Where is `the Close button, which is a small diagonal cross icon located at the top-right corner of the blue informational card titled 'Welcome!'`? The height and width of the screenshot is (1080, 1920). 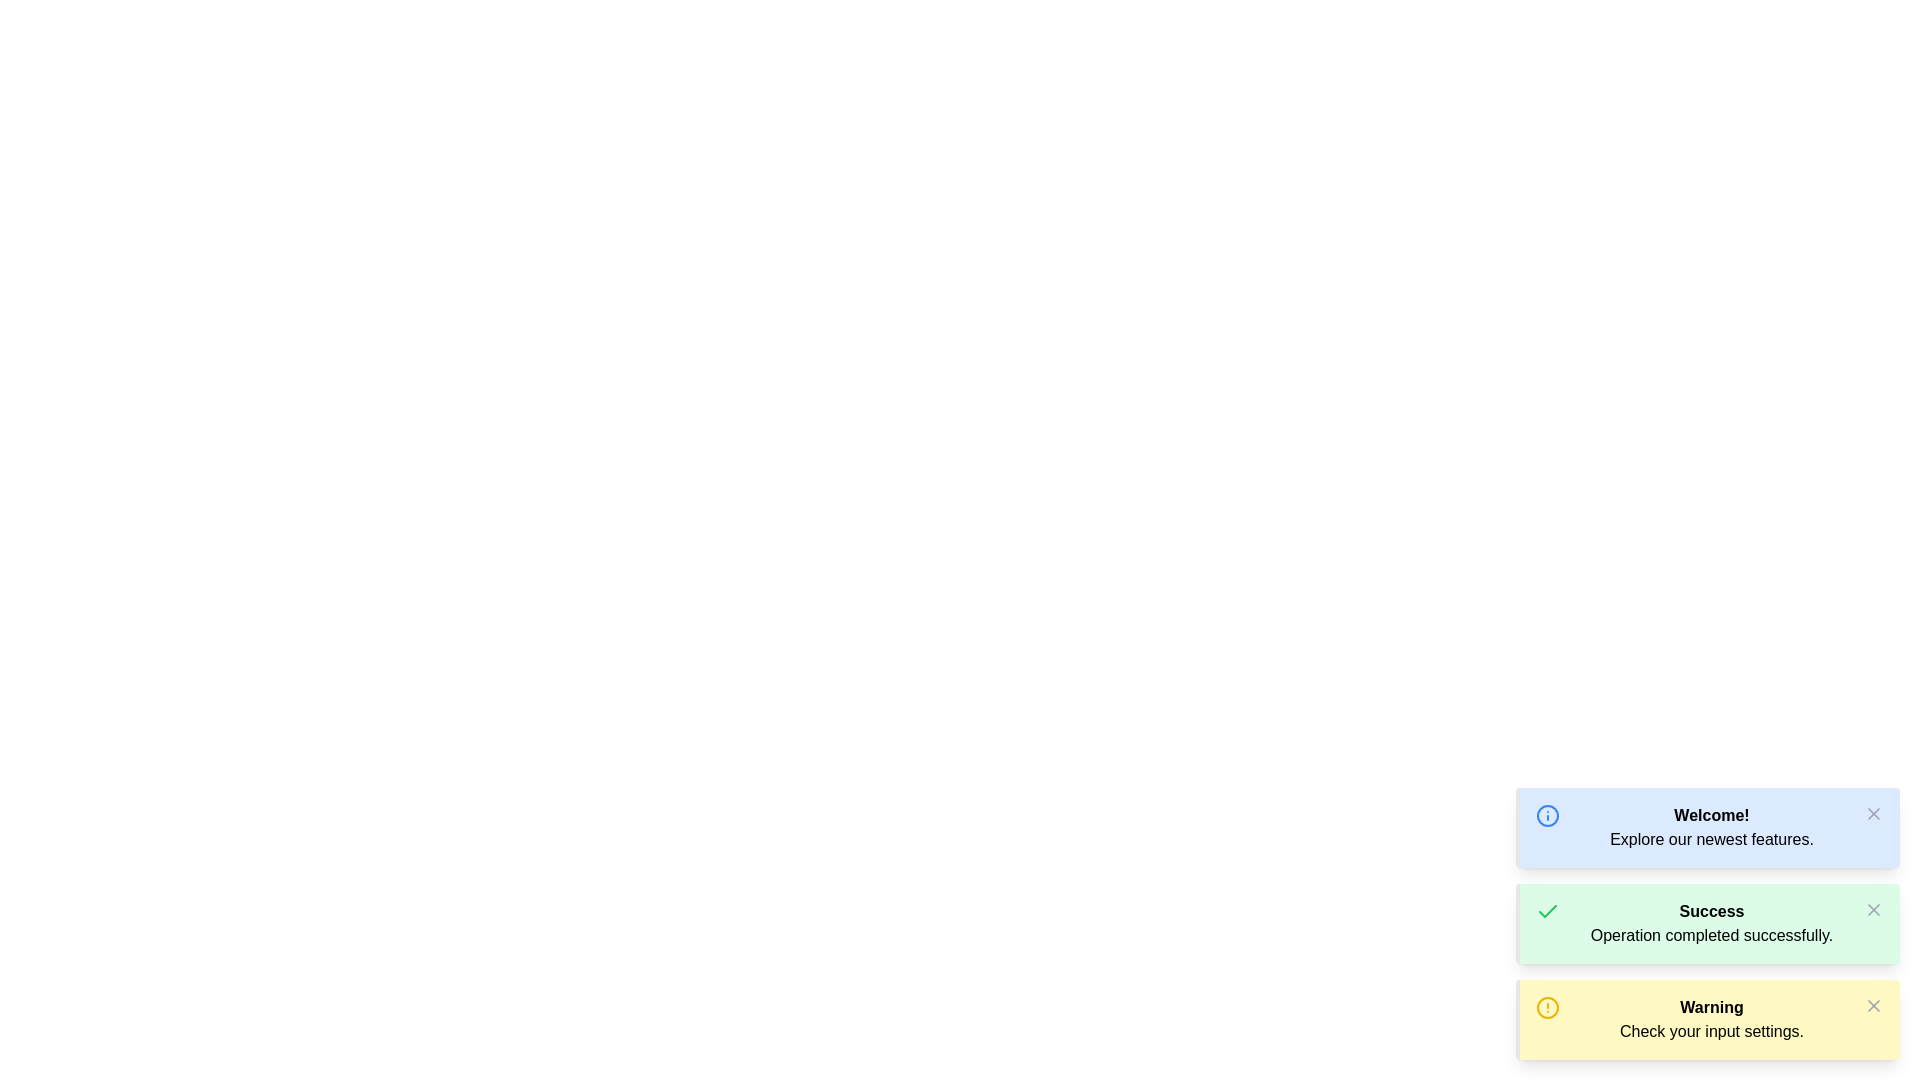 the Close button, which is a small diagonal cross icon located at the top-right corner of the blue informational card titled 'Welcome!' is located at coordinates (1872, 813).